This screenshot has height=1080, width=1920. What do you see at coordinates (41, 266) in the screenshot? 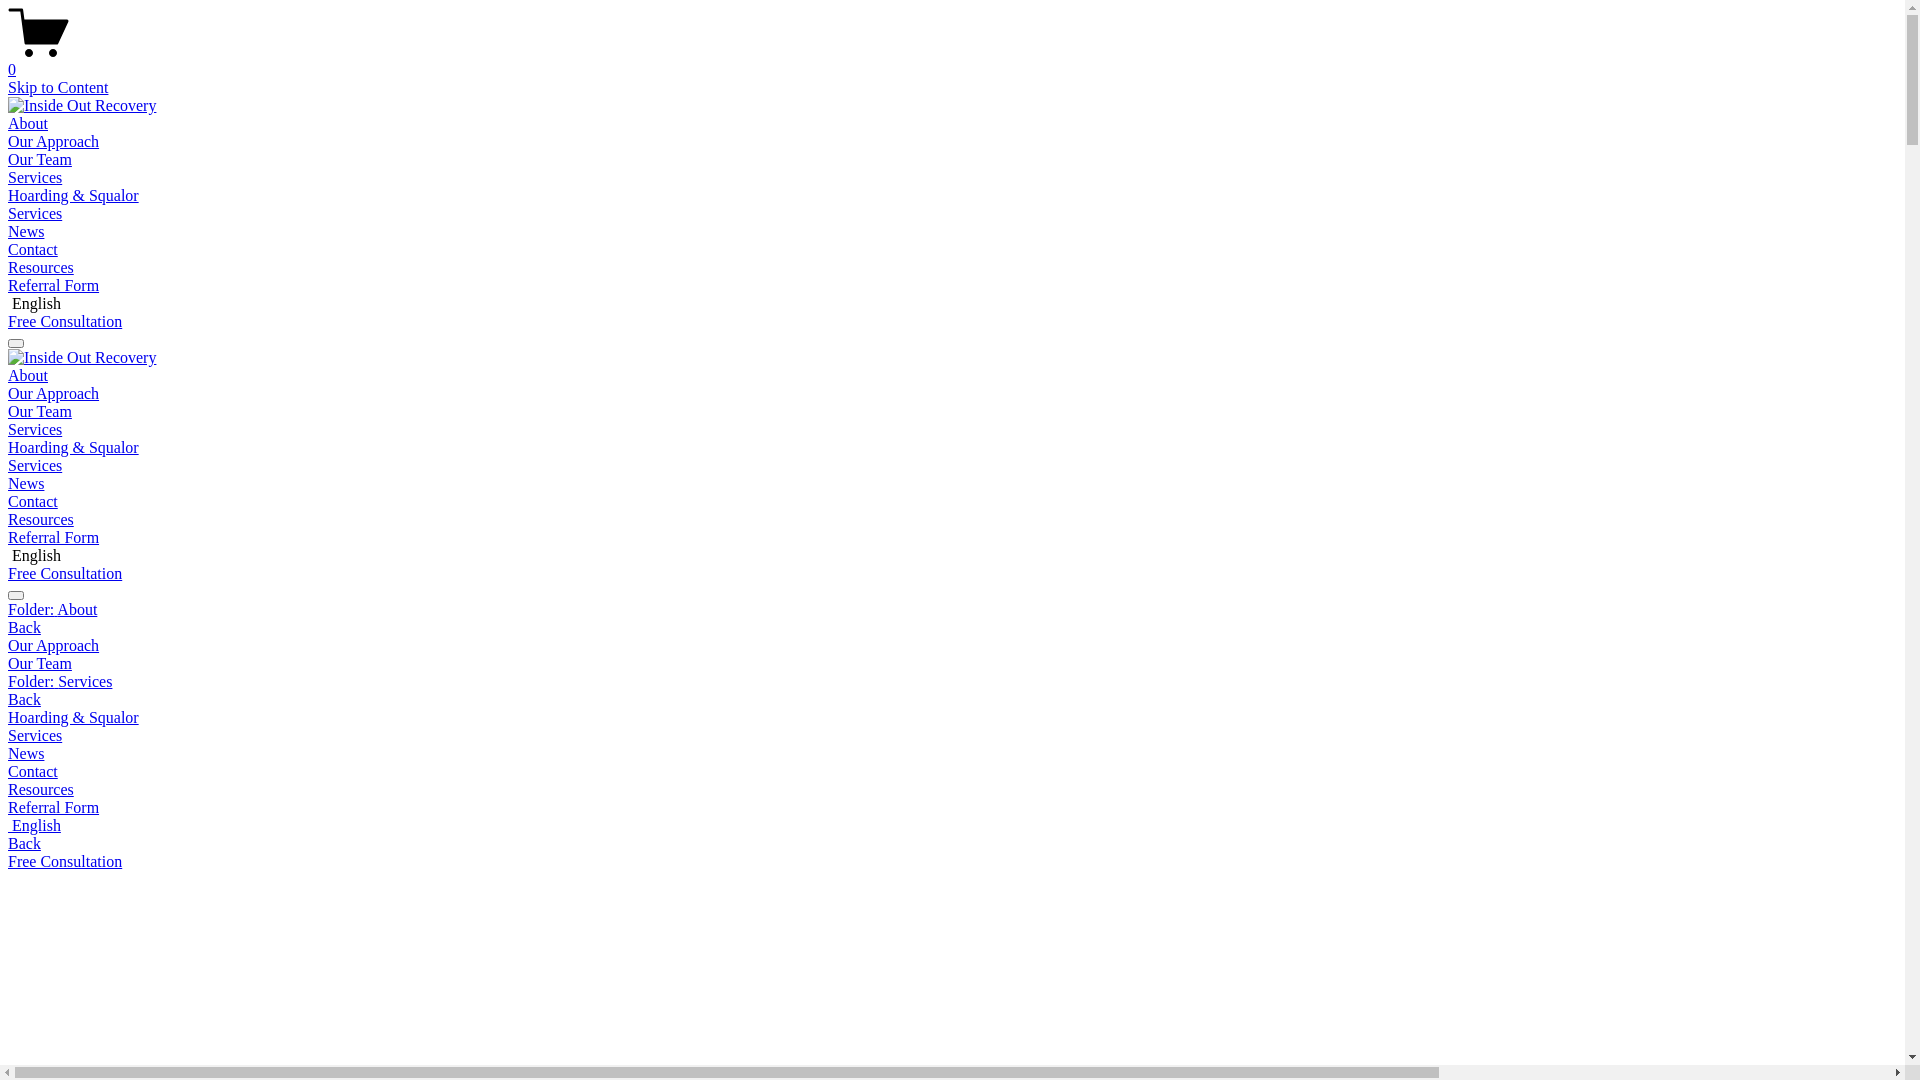
I see `'Resources'` at bounding box center [41, 266].